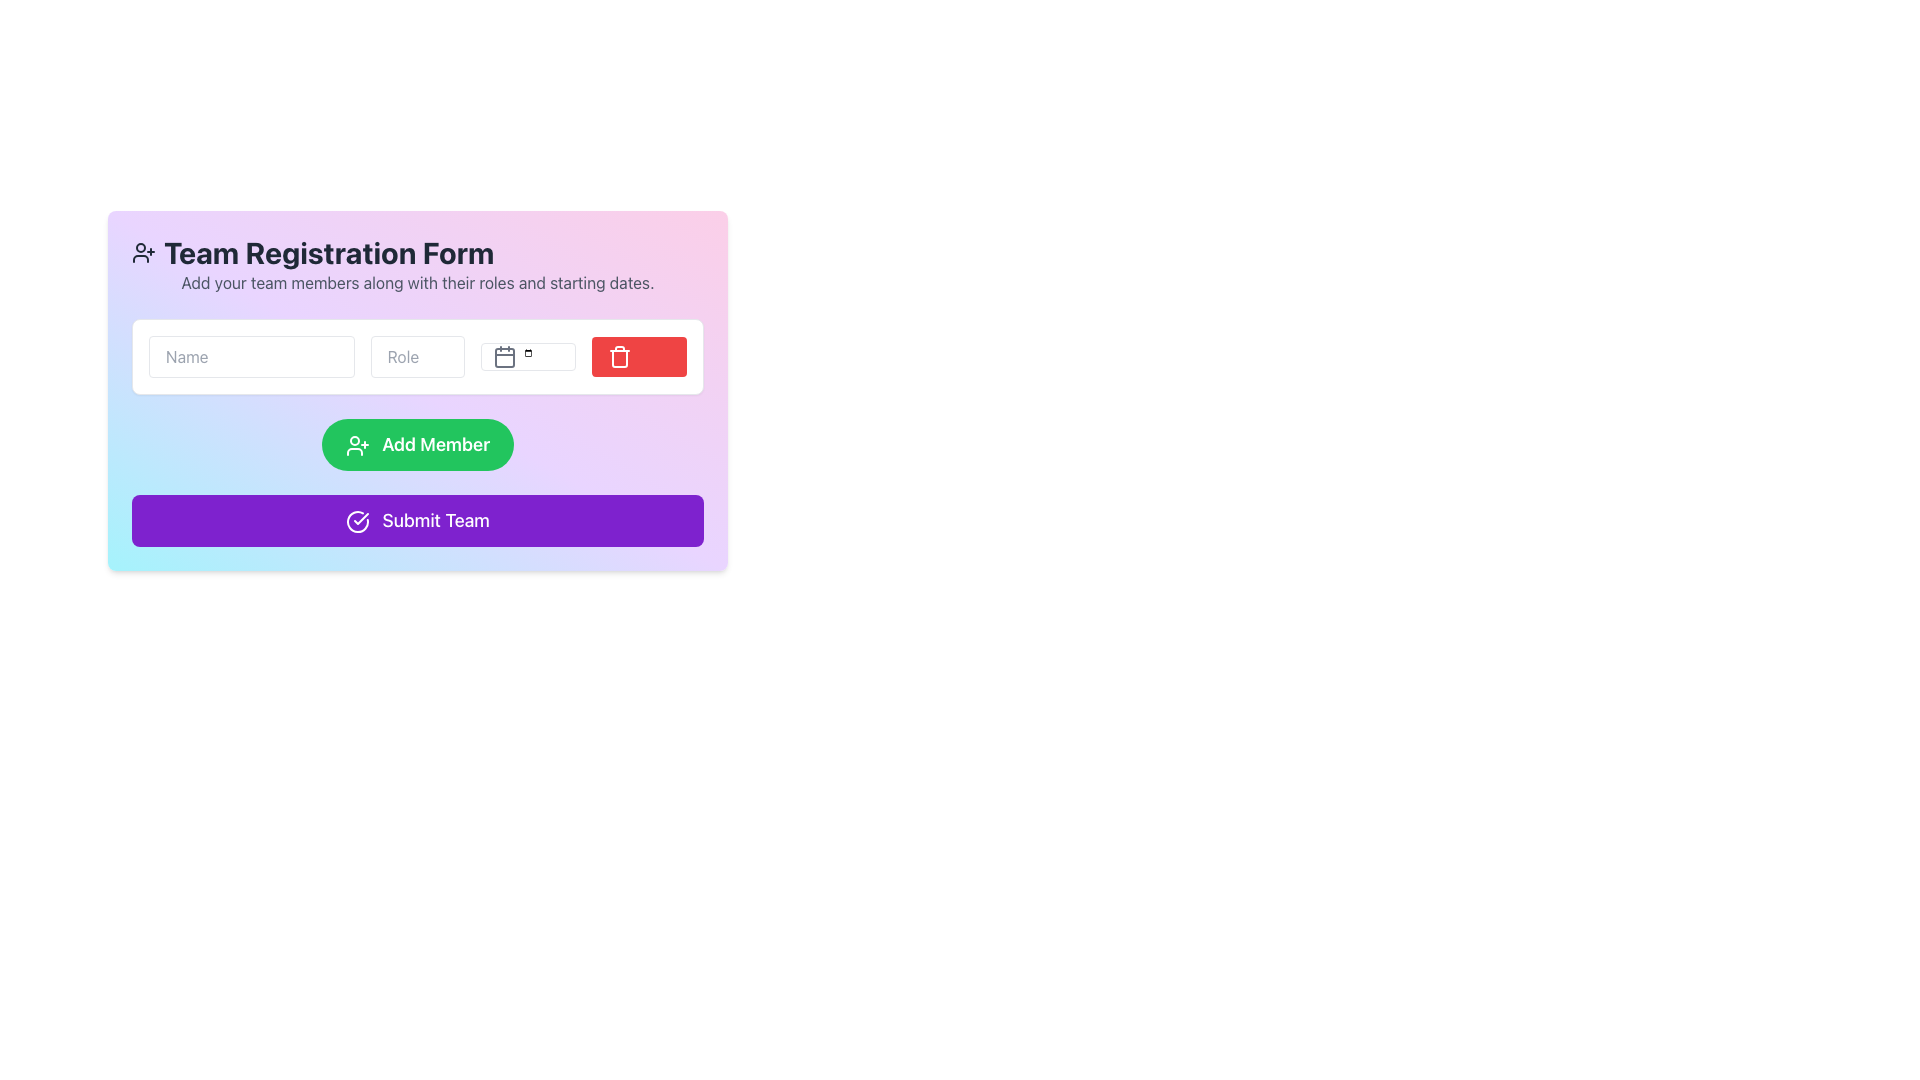 The width and height of the screenshot is (1920, 1080). I want to click on the button located below the 'Name' and 'Role' input fields and above the 'Submit Team' button, so click(416, 443).